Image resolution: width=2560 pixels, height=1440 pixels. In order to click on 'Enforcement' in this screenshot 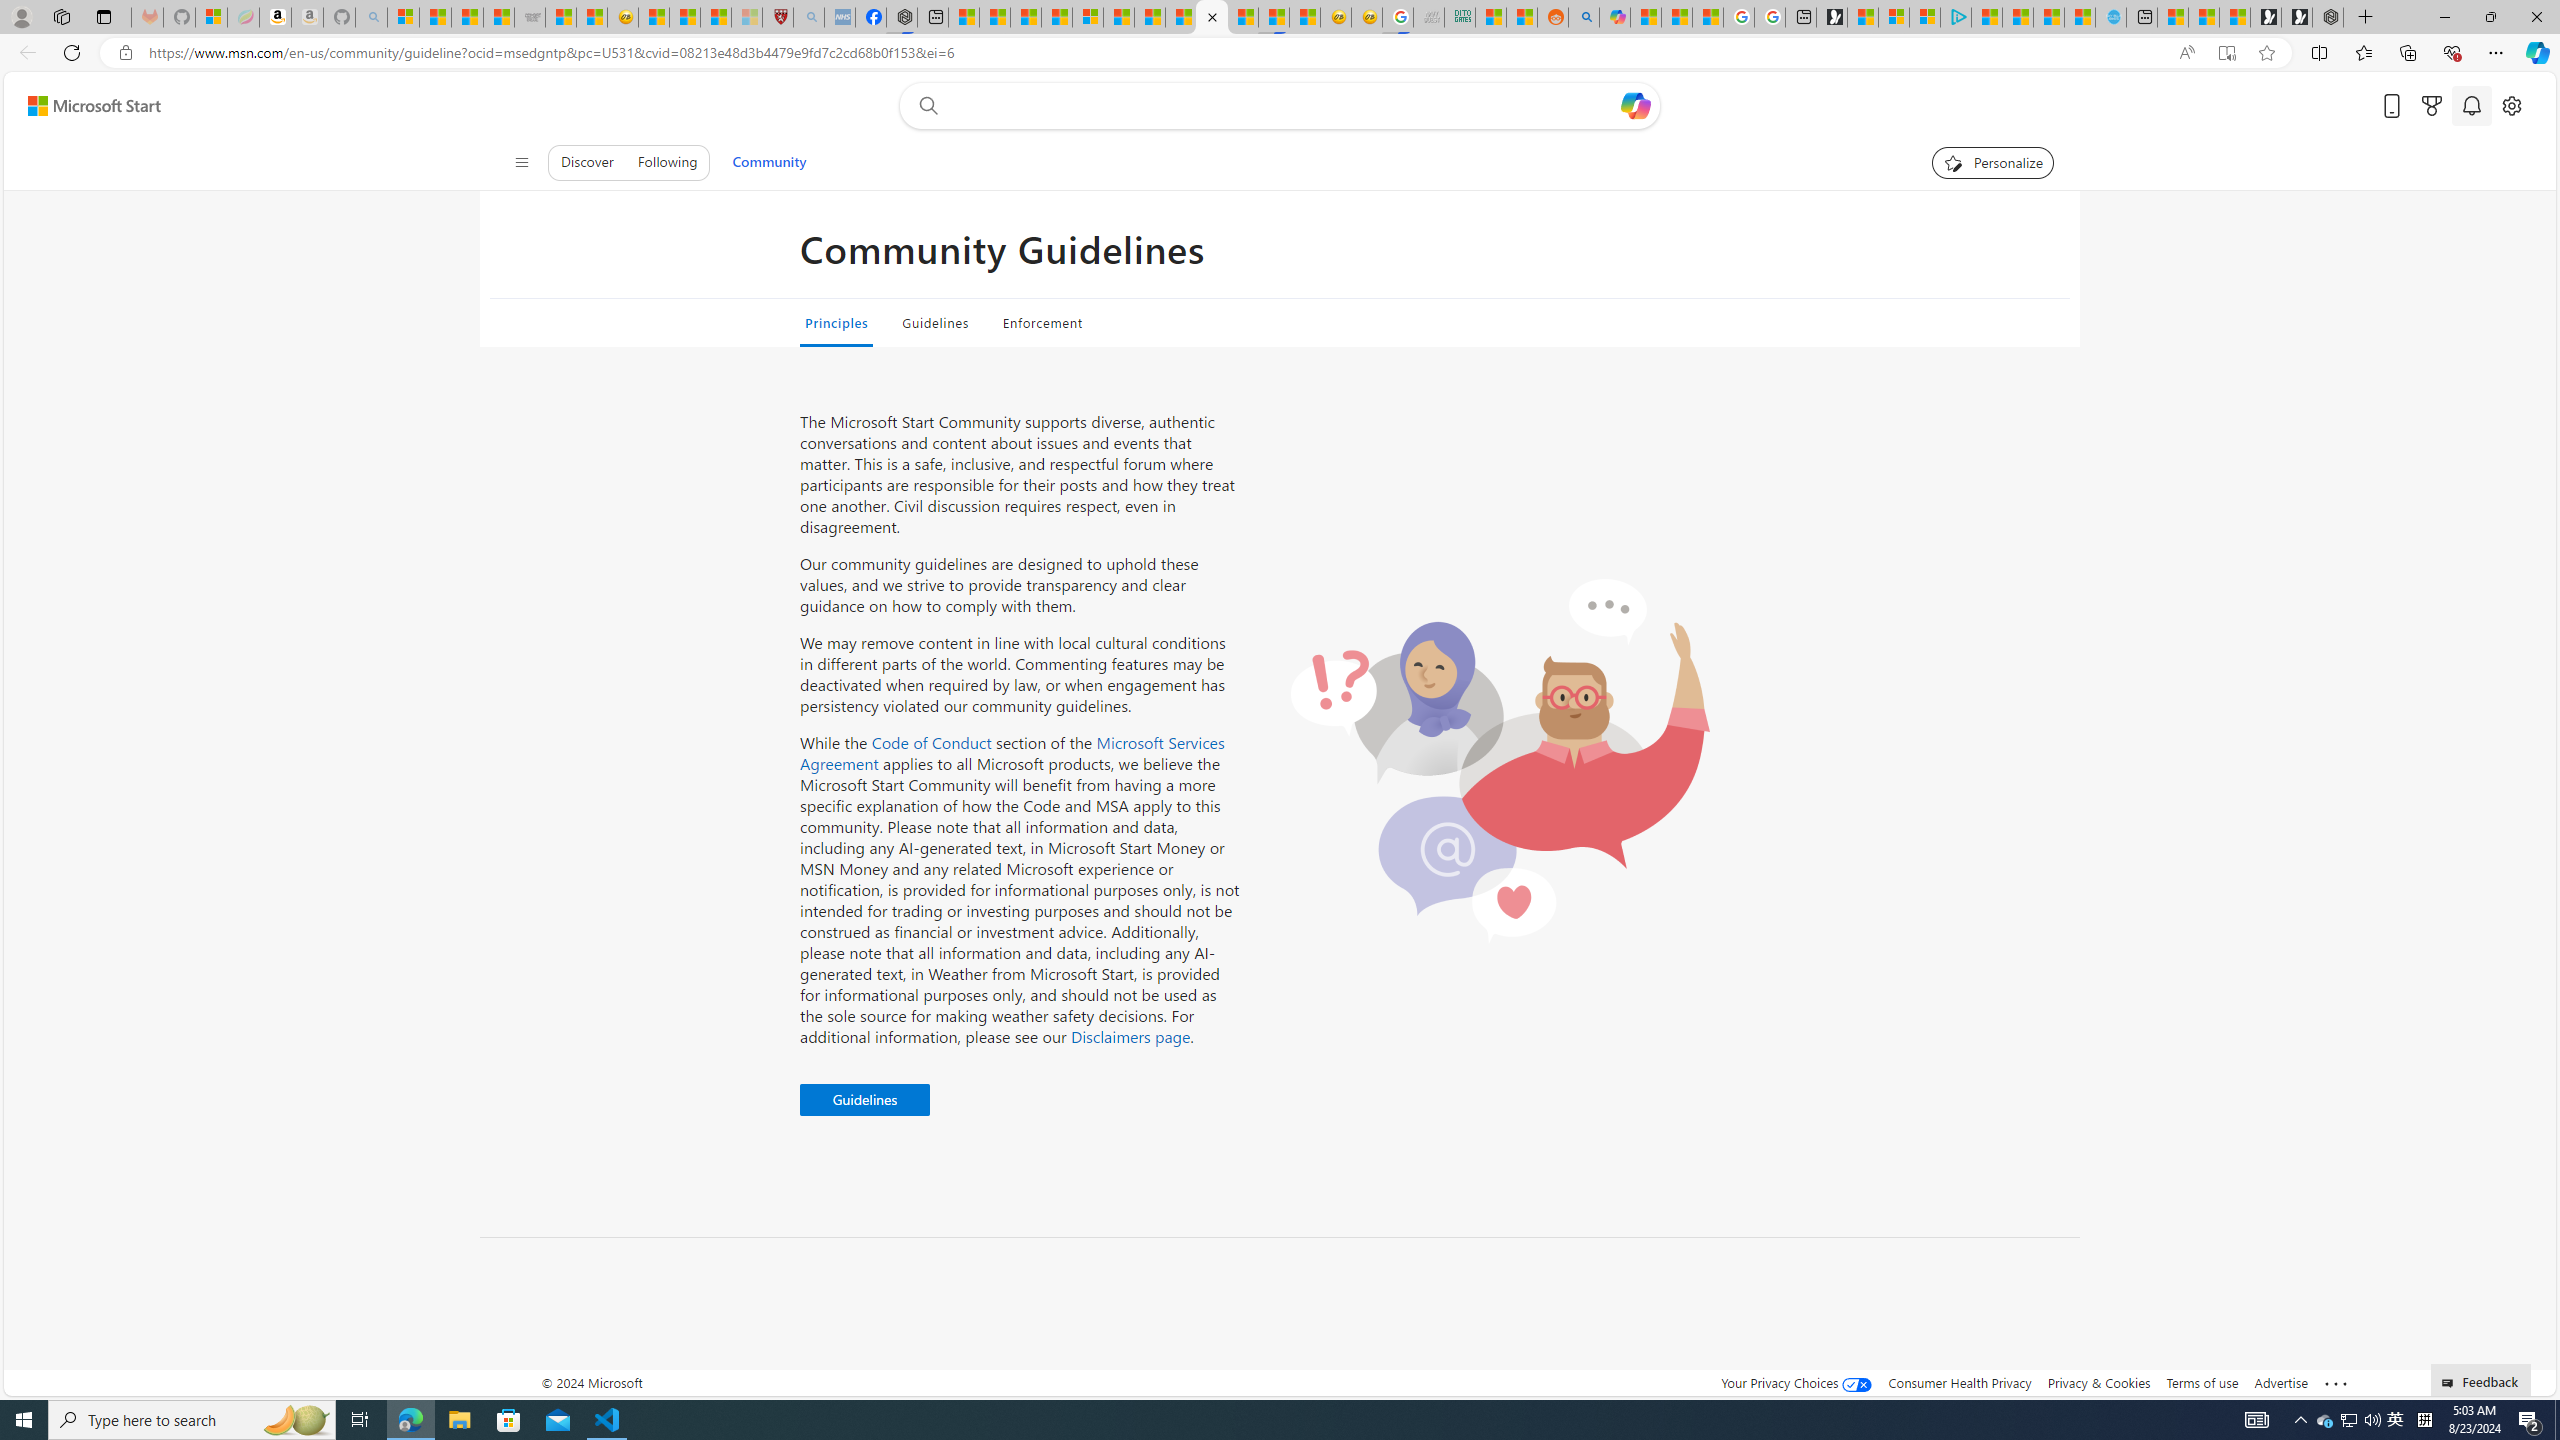, I will do `click(1040, 322)`.